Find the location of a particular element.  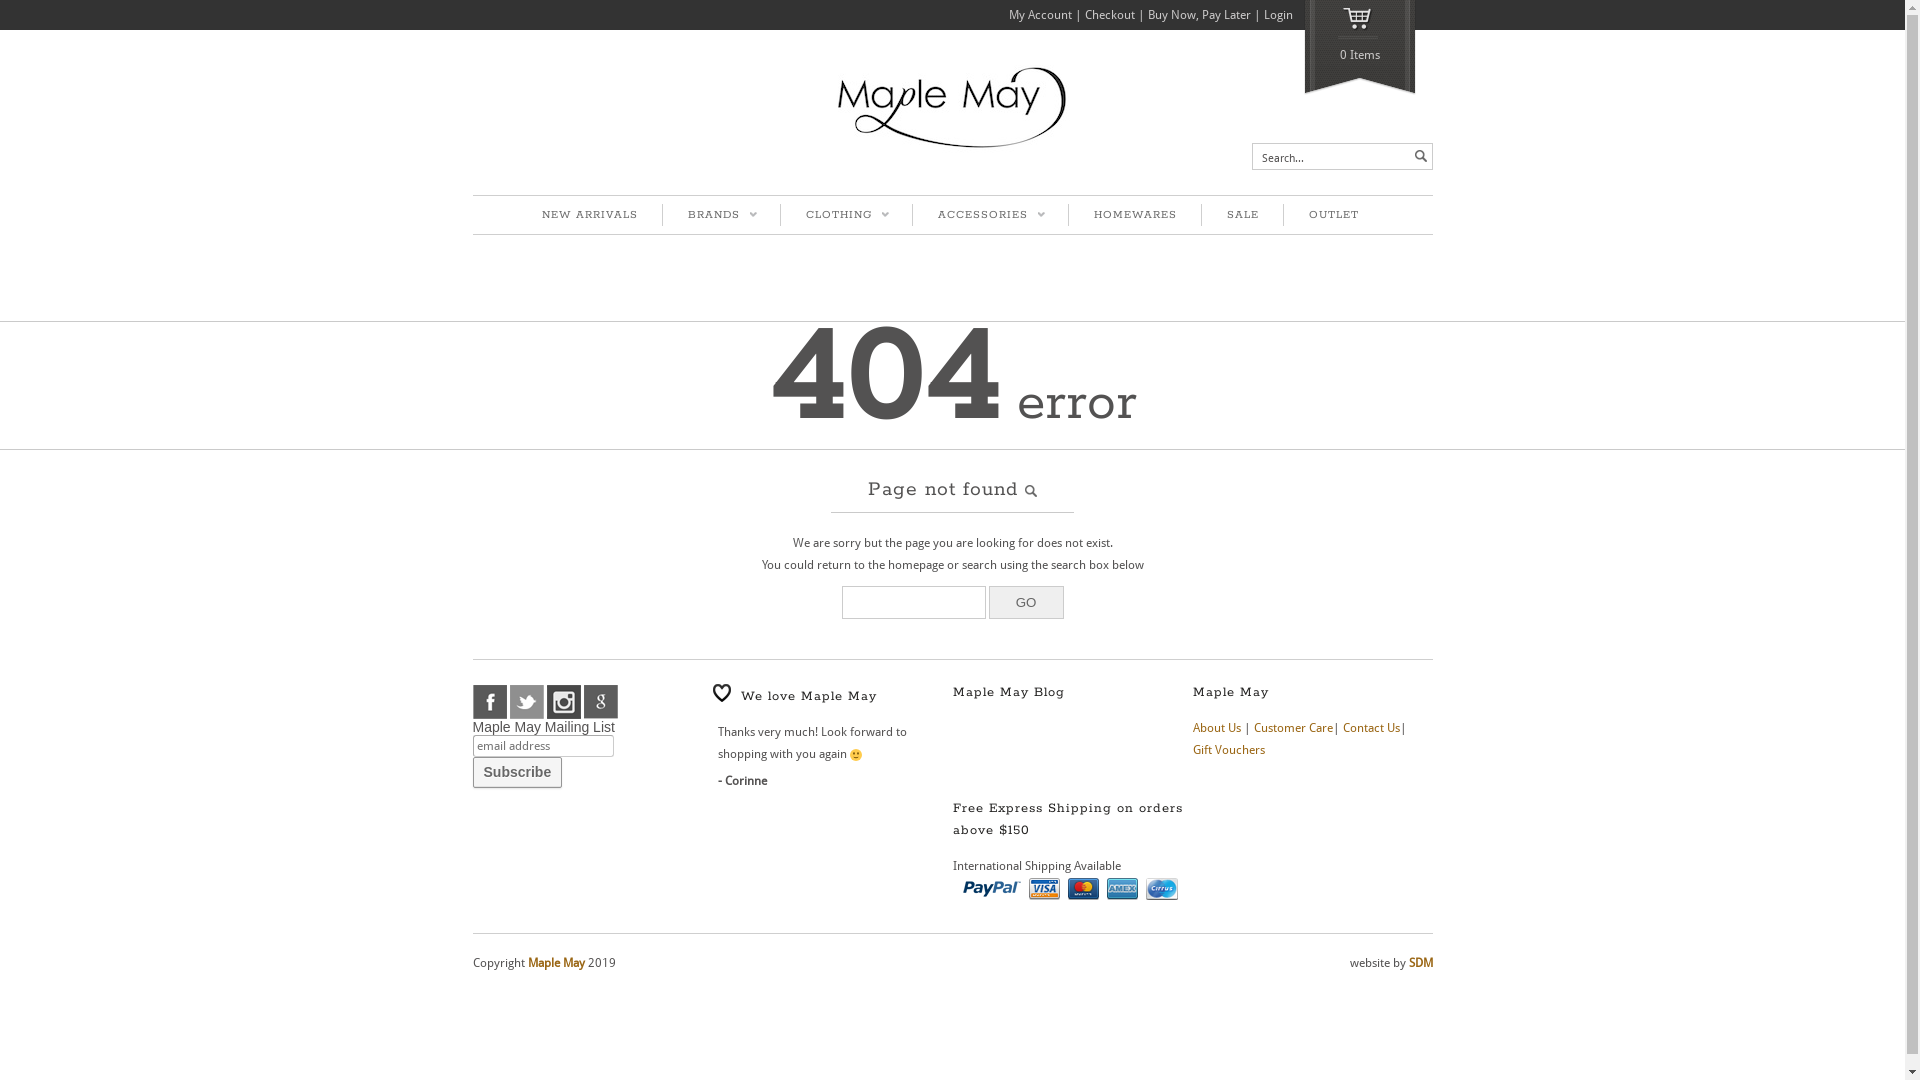

'About Us' is located at coordinates (1214, 728).